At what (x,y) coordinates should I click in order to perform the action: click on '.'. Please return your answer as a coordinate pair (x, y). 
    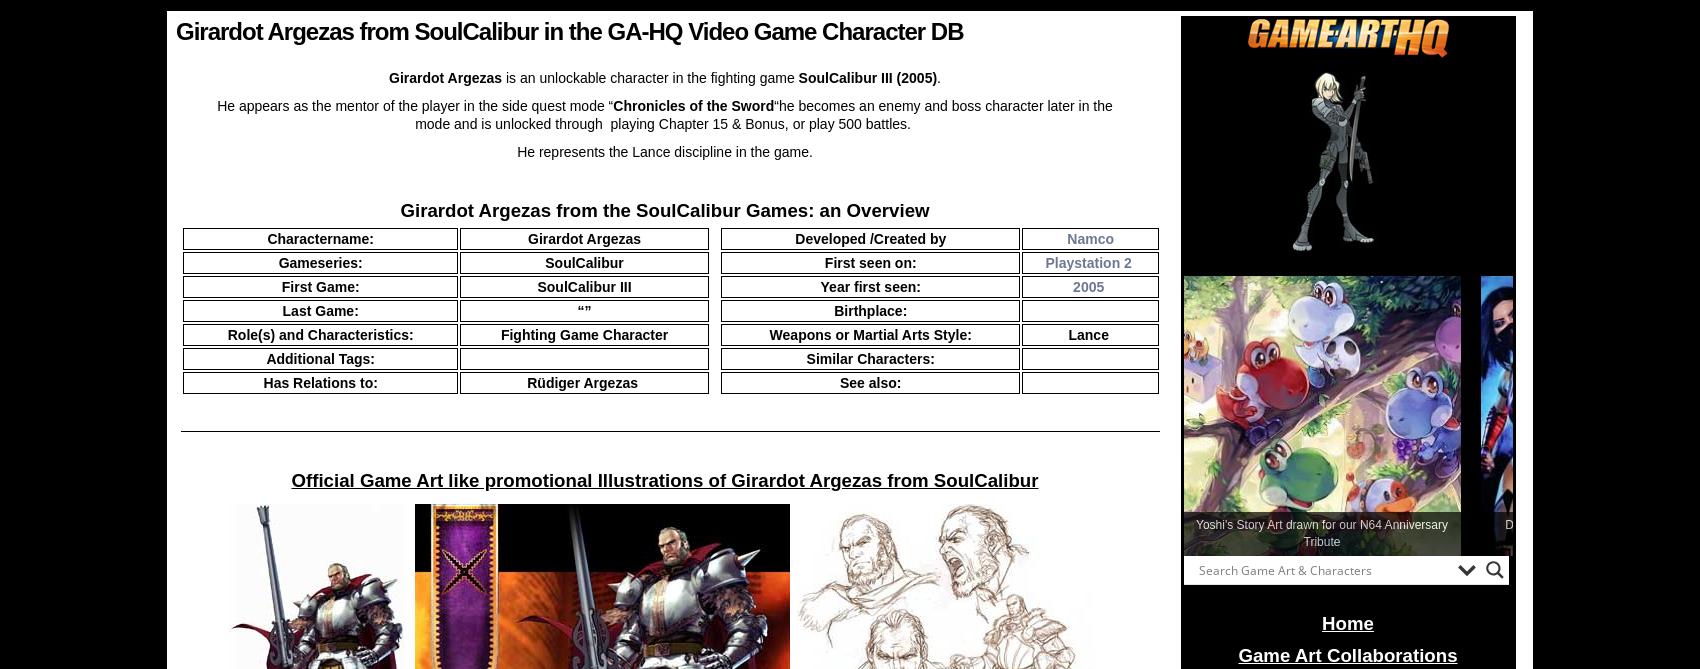
    Looking at the image, I should click on (938, 78).